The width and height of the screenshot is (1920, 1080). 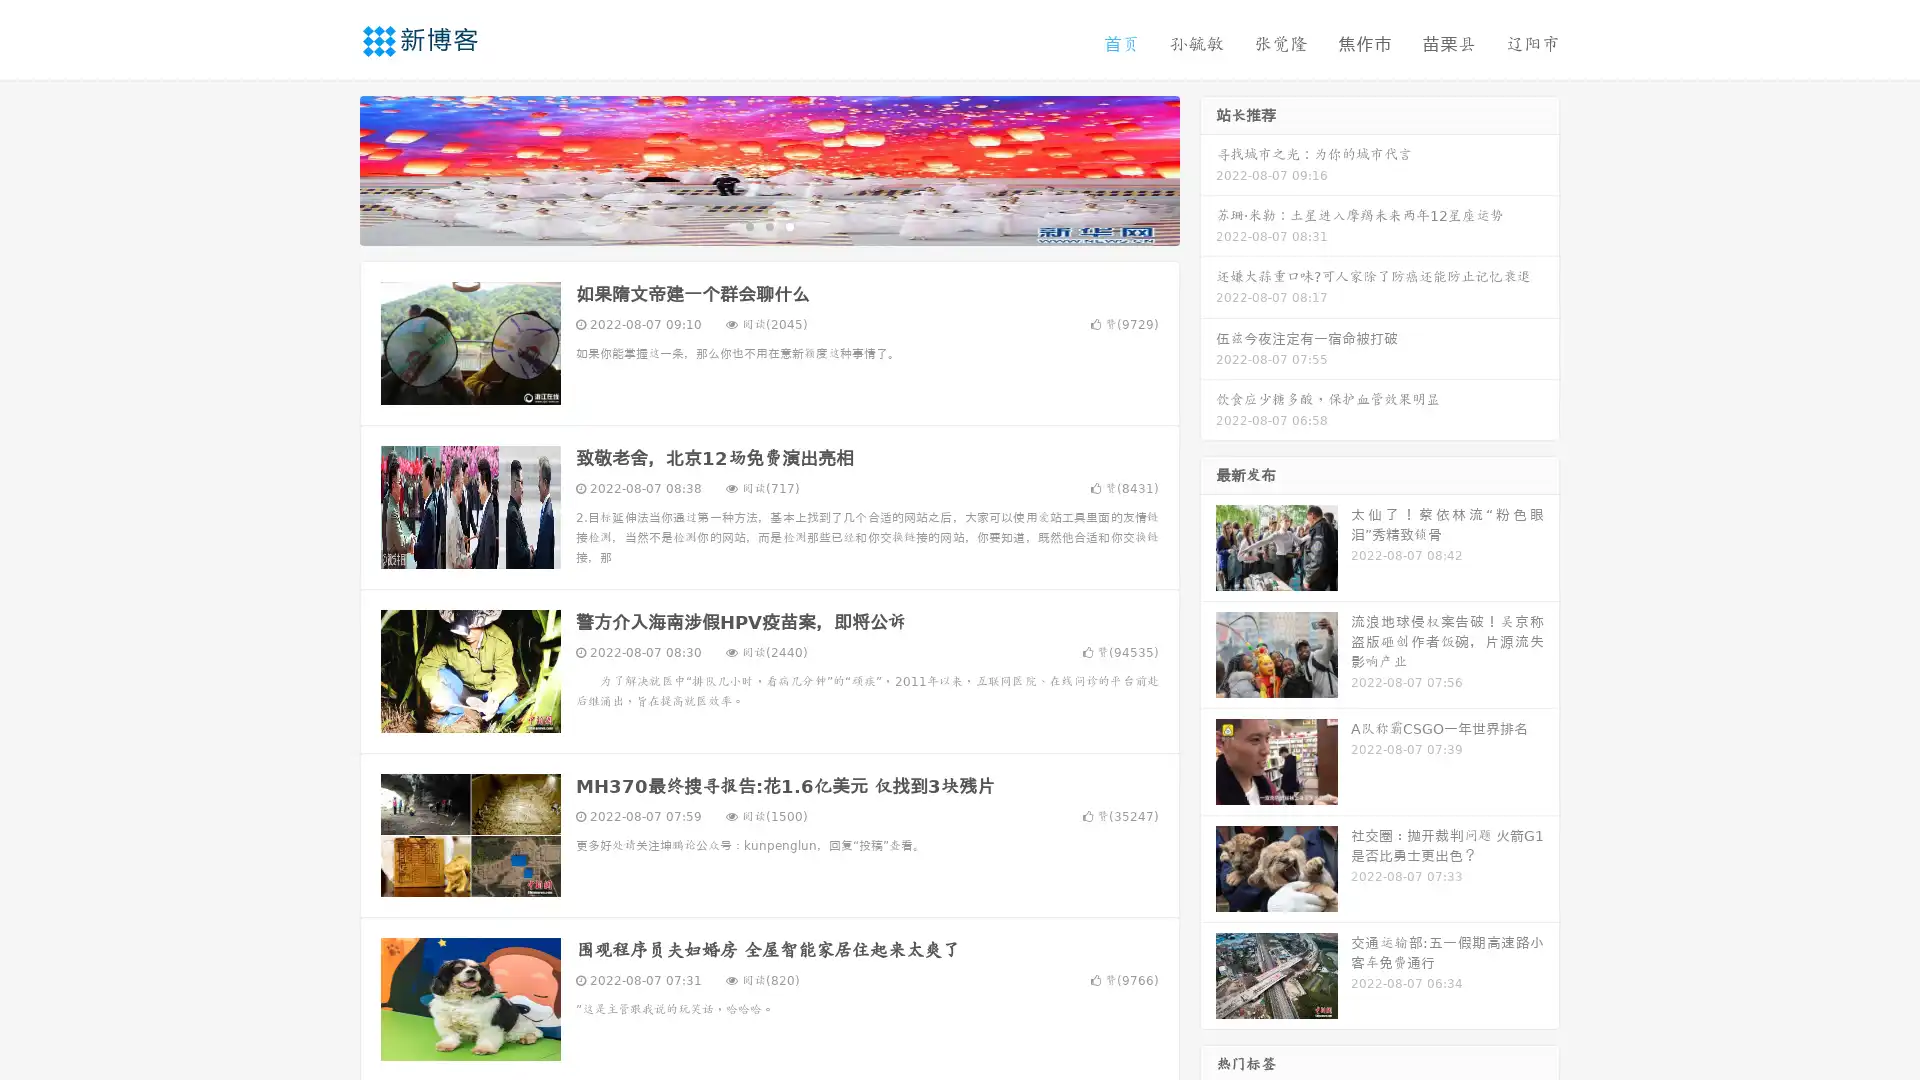 I want to click on Go to slide 3, so click(x=789, y=225).